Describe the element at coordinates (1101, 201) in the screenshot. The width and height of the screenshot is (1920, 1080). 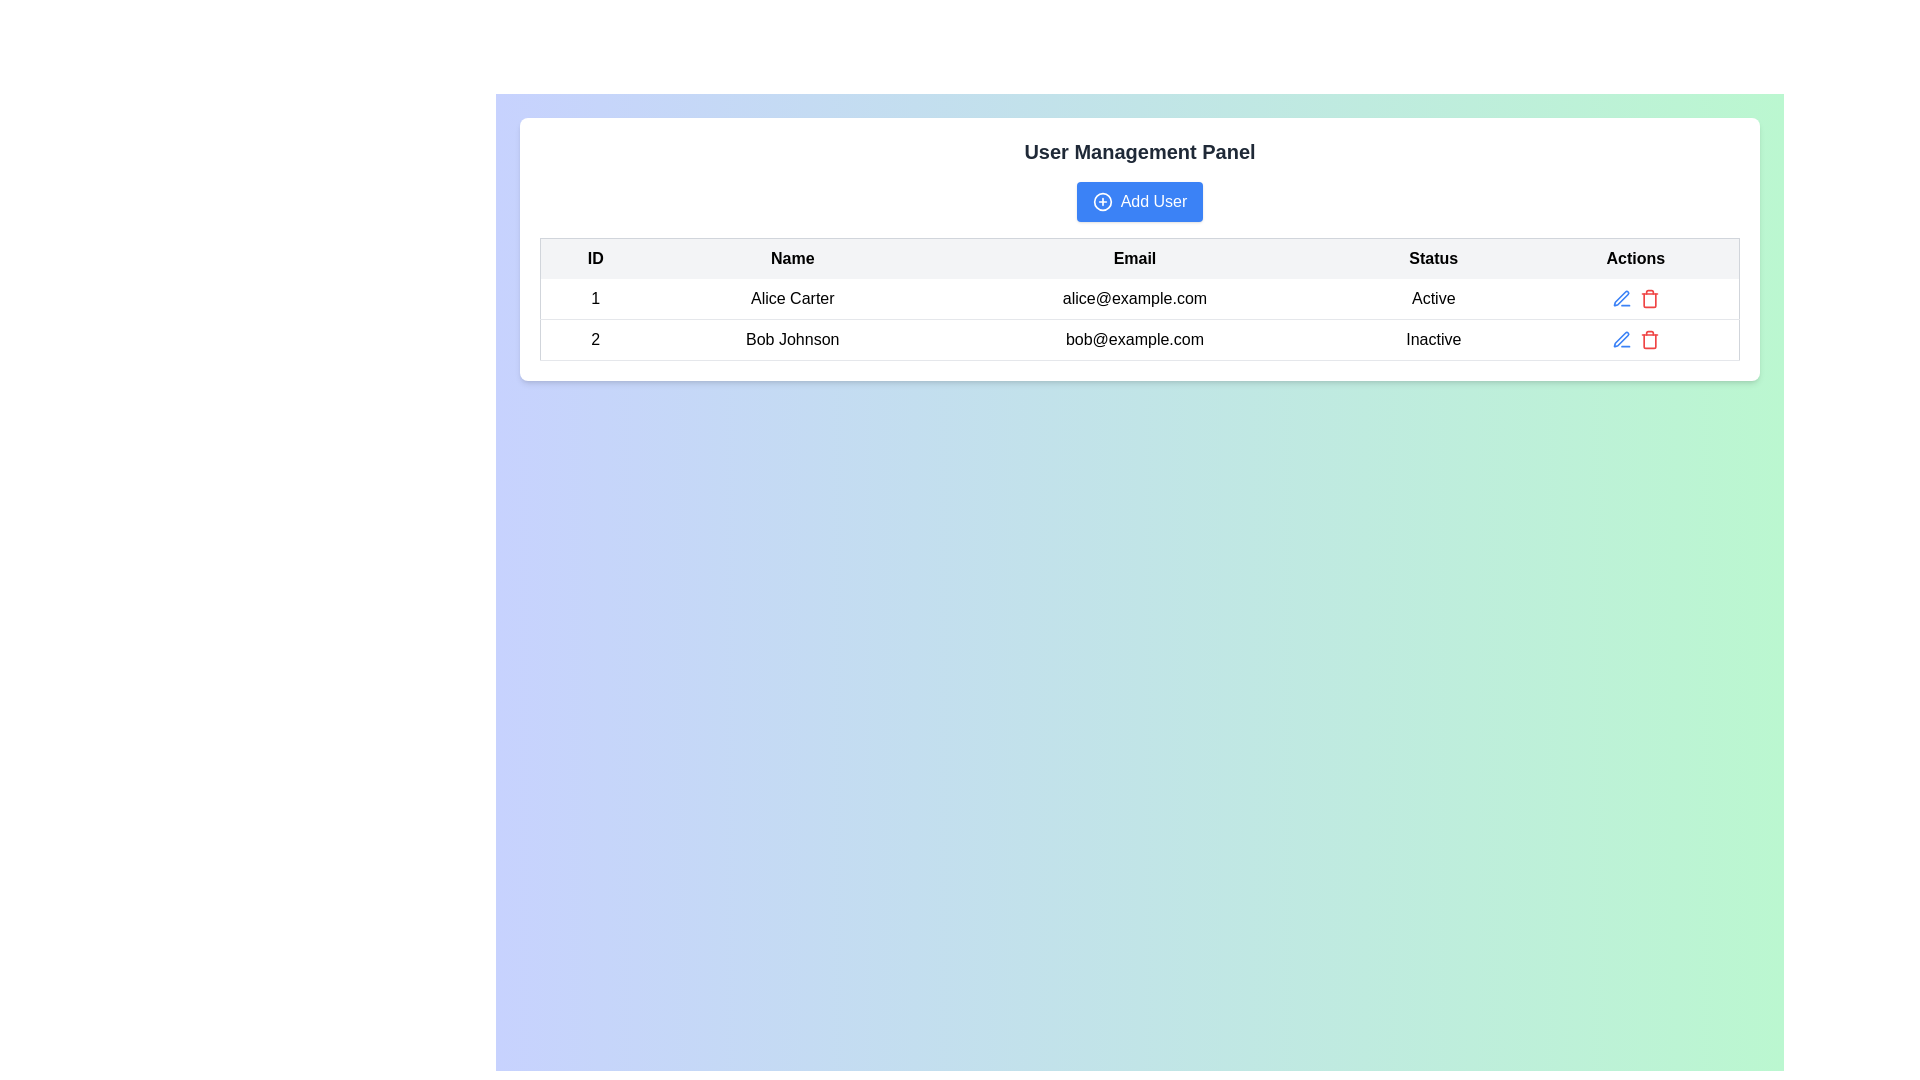
I see `the 'Add User' button icon located to the left of the button text` at that location.